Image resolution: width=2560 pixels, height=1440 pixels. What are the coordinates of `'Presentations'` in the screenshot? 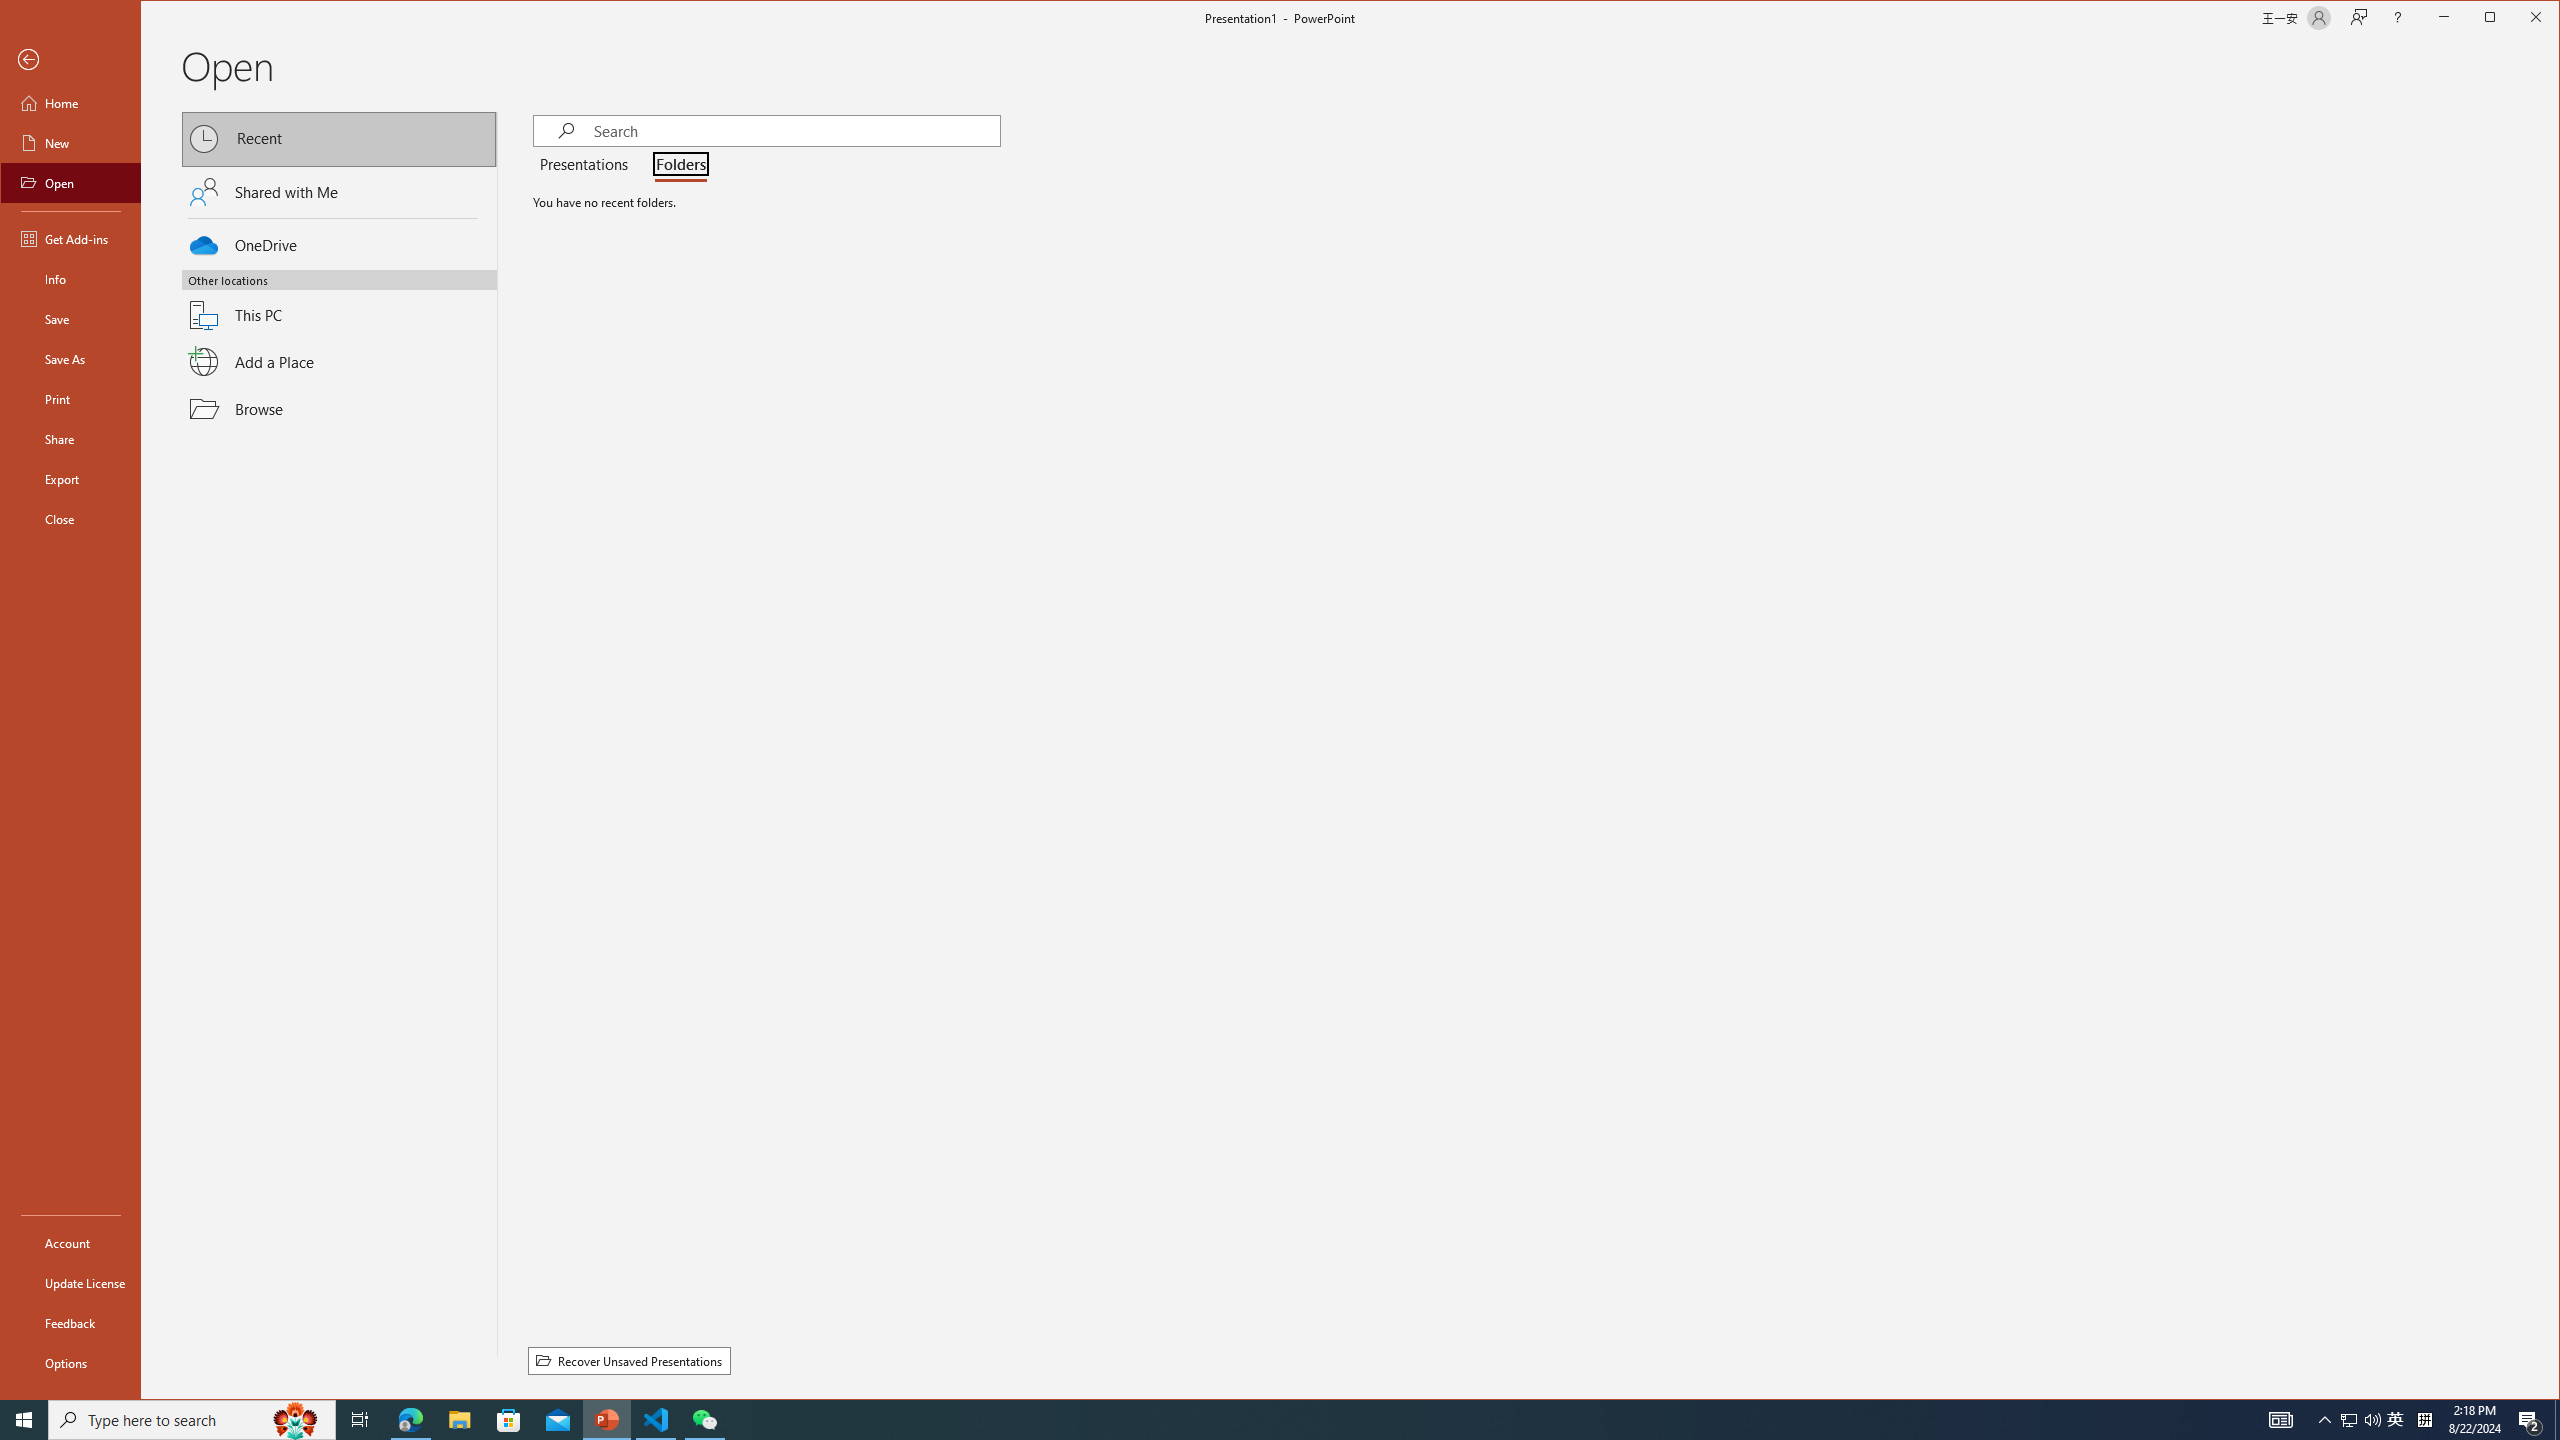 It's located at (587, 164).